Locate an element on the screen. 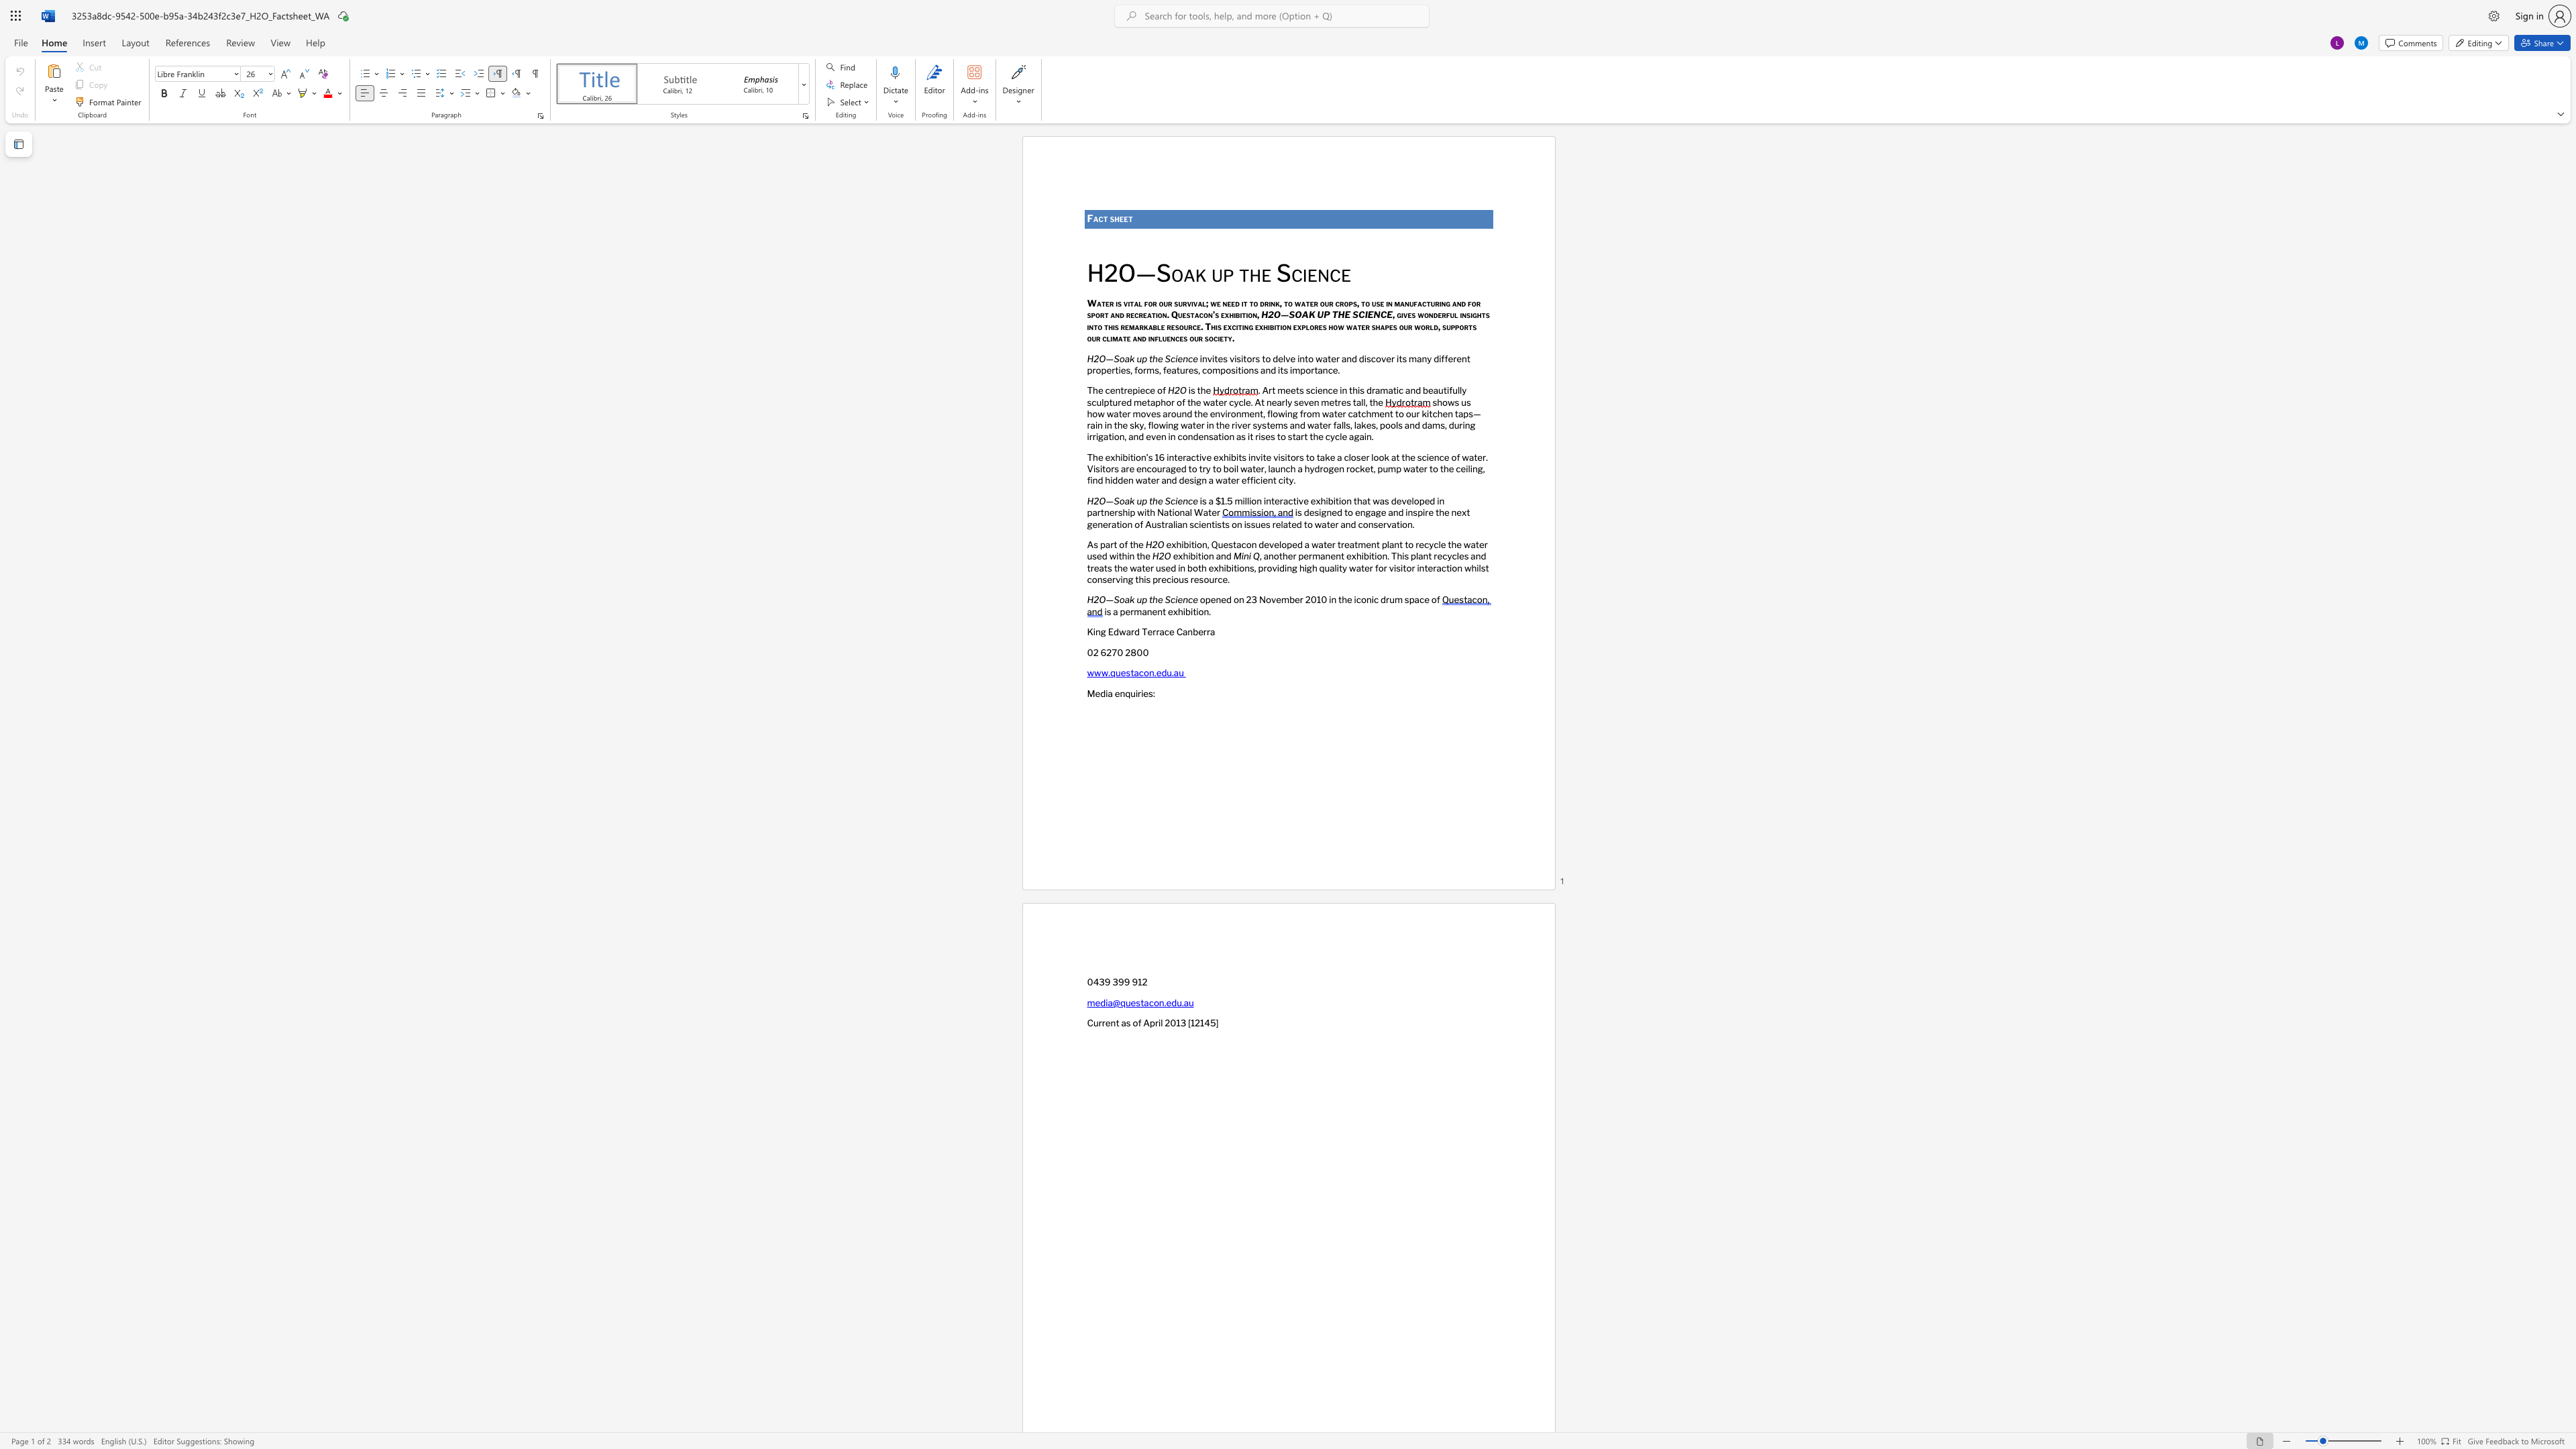  the space between the continuous character "i" and "t" in the text is located at coordinates (1279, 369).